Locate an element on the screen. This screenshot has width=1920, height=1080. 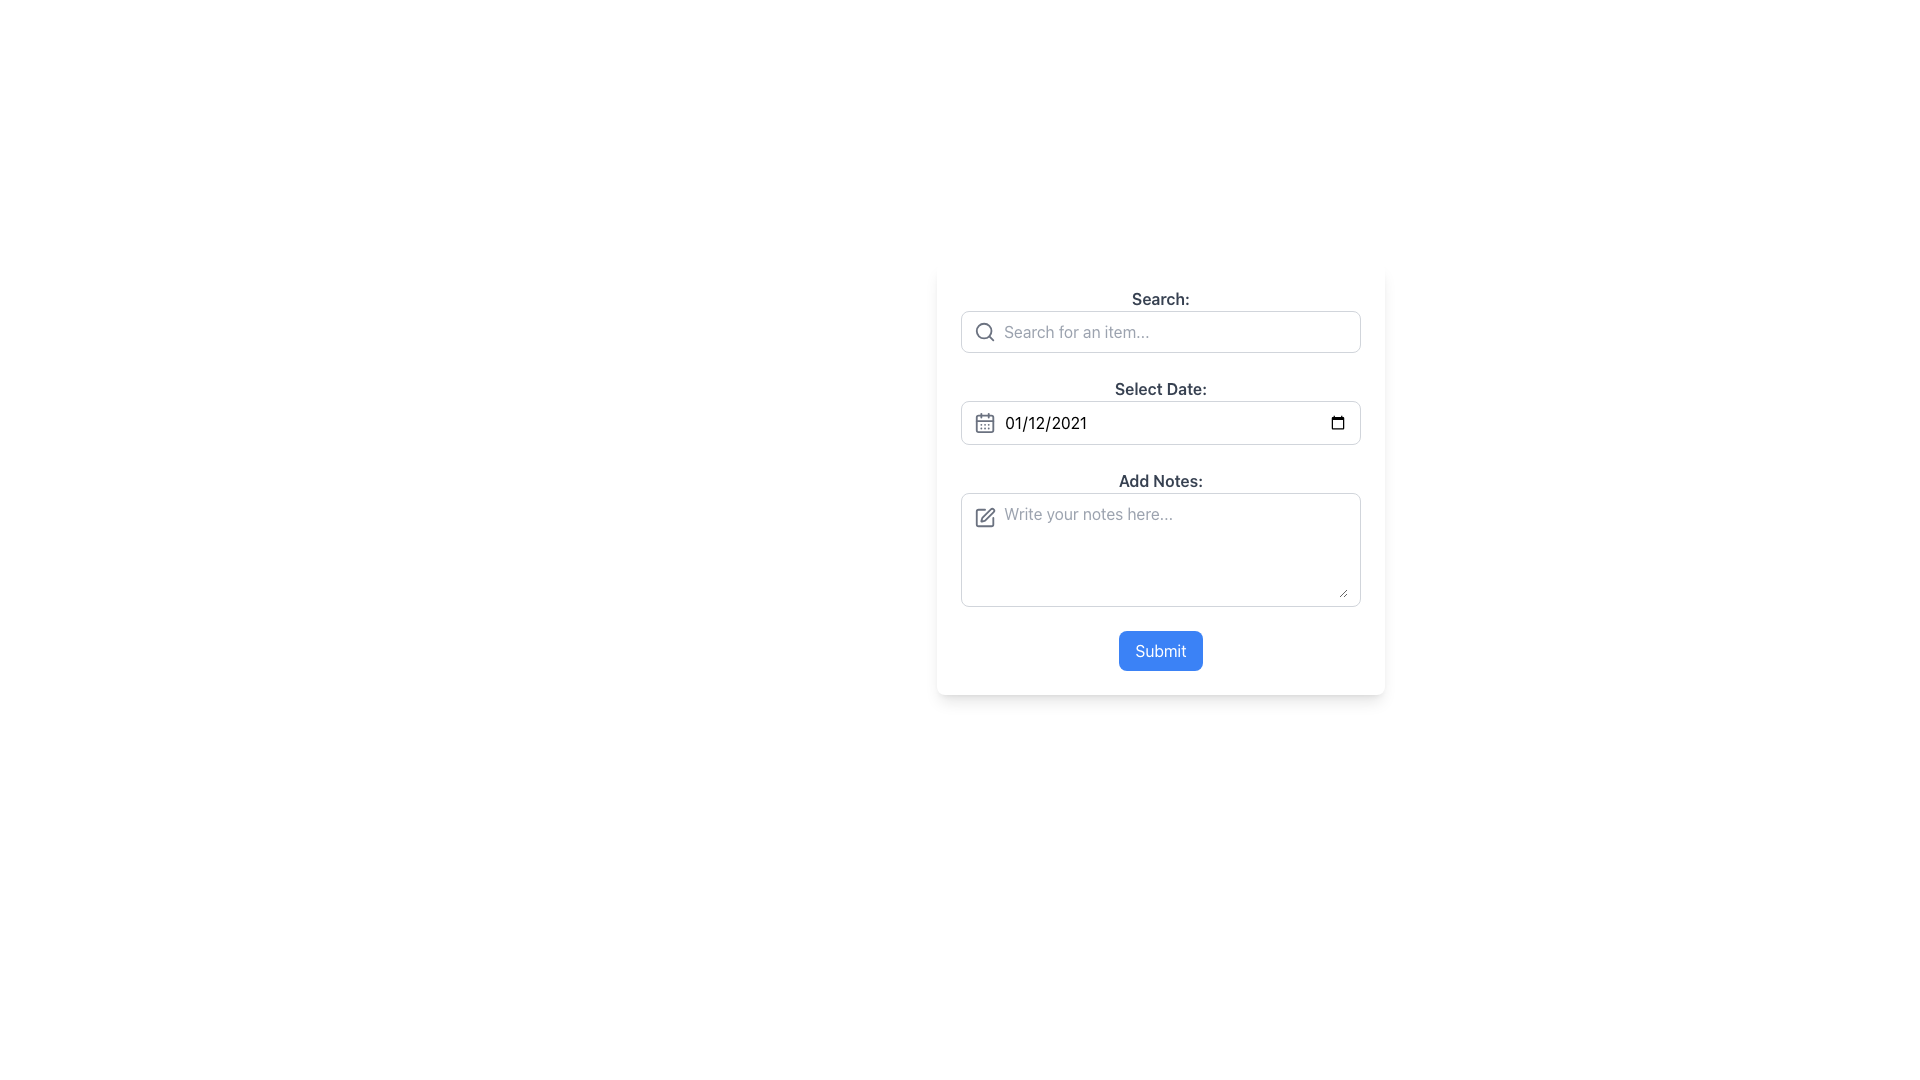
the pen icon within the SVG element representing the 'edit' or 'write' feature, located in the top-right position of the interface is located at coordinates (987, 514).